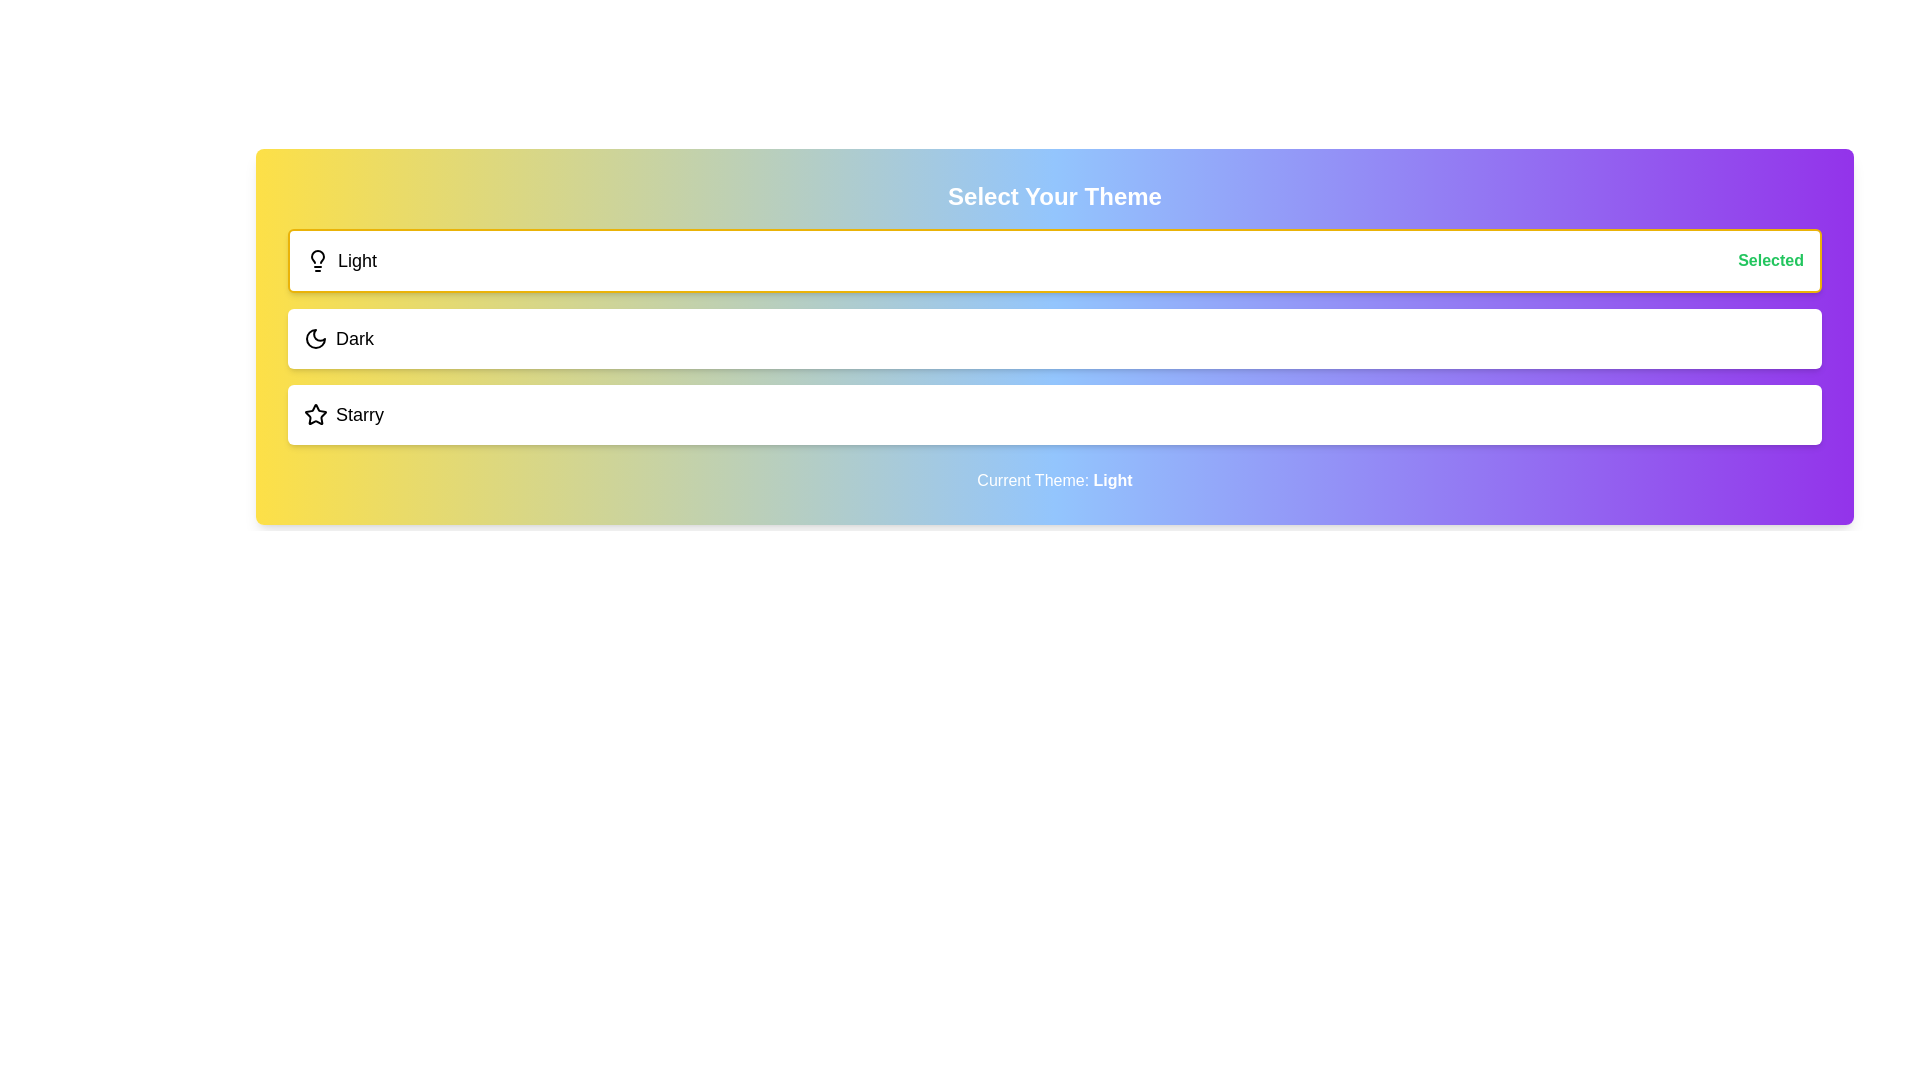  I want to click on the theme option Dark to select it, so click(339, 338).